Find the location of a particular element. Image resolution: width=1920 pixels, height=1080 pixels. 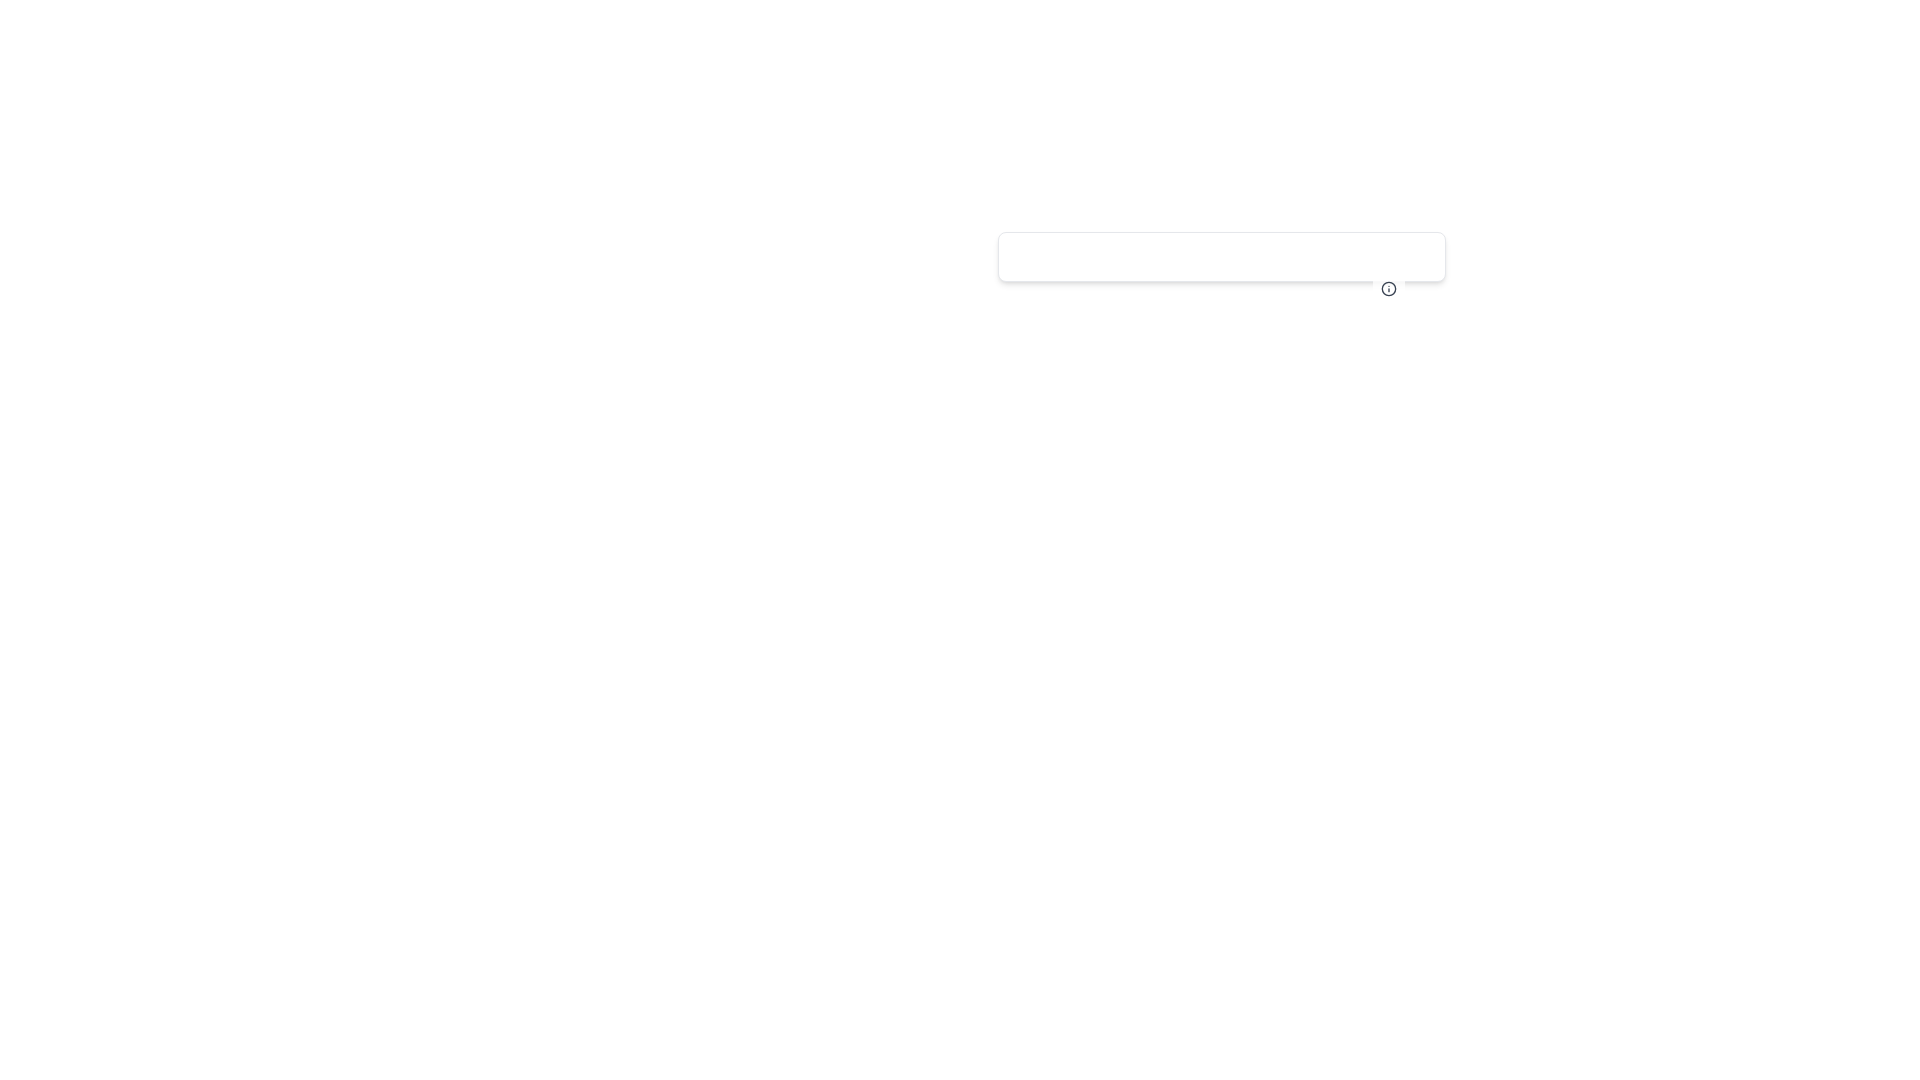

the outermost circular component of the SVG icon located to the immediate right of the text input field is located at coordinates (1387, 289).